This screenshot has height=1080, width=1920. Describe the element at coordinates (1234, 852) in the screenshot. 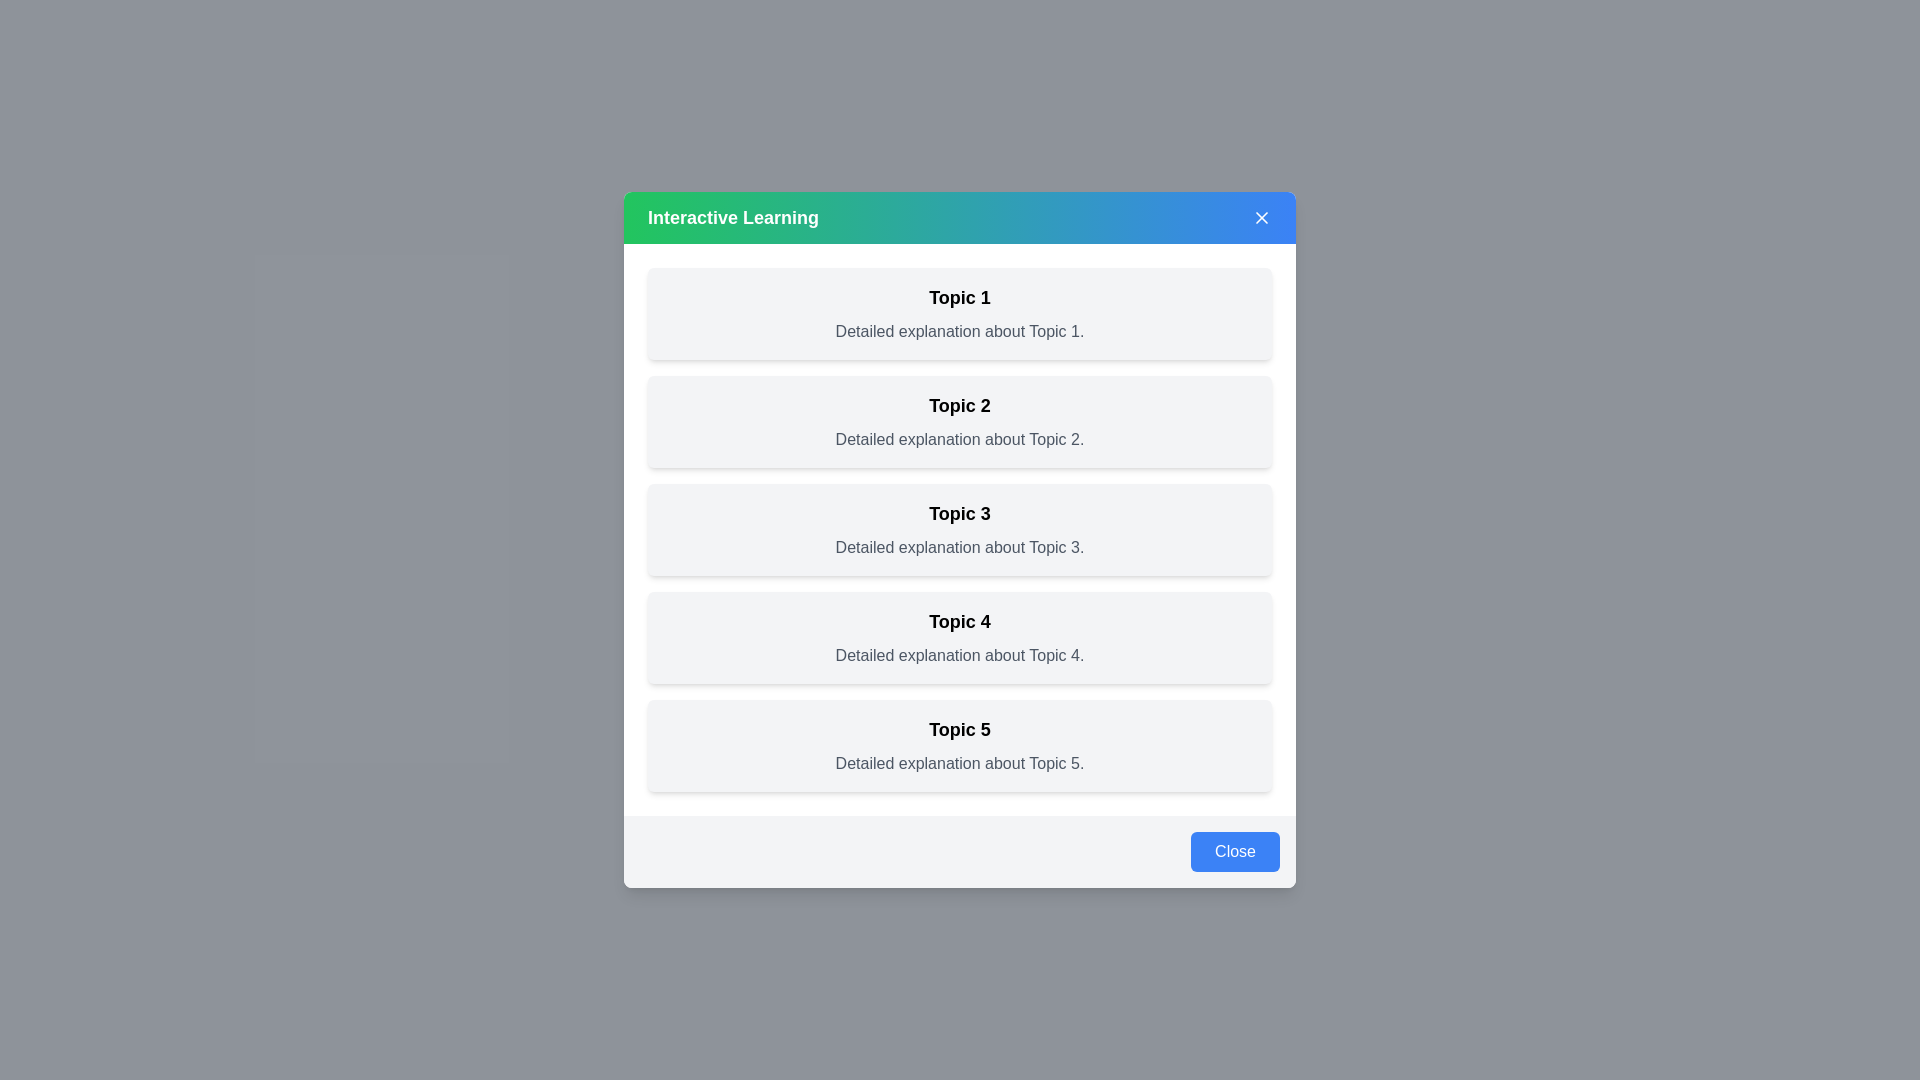

I see `the 'Close' button to close the dialog` at that location.